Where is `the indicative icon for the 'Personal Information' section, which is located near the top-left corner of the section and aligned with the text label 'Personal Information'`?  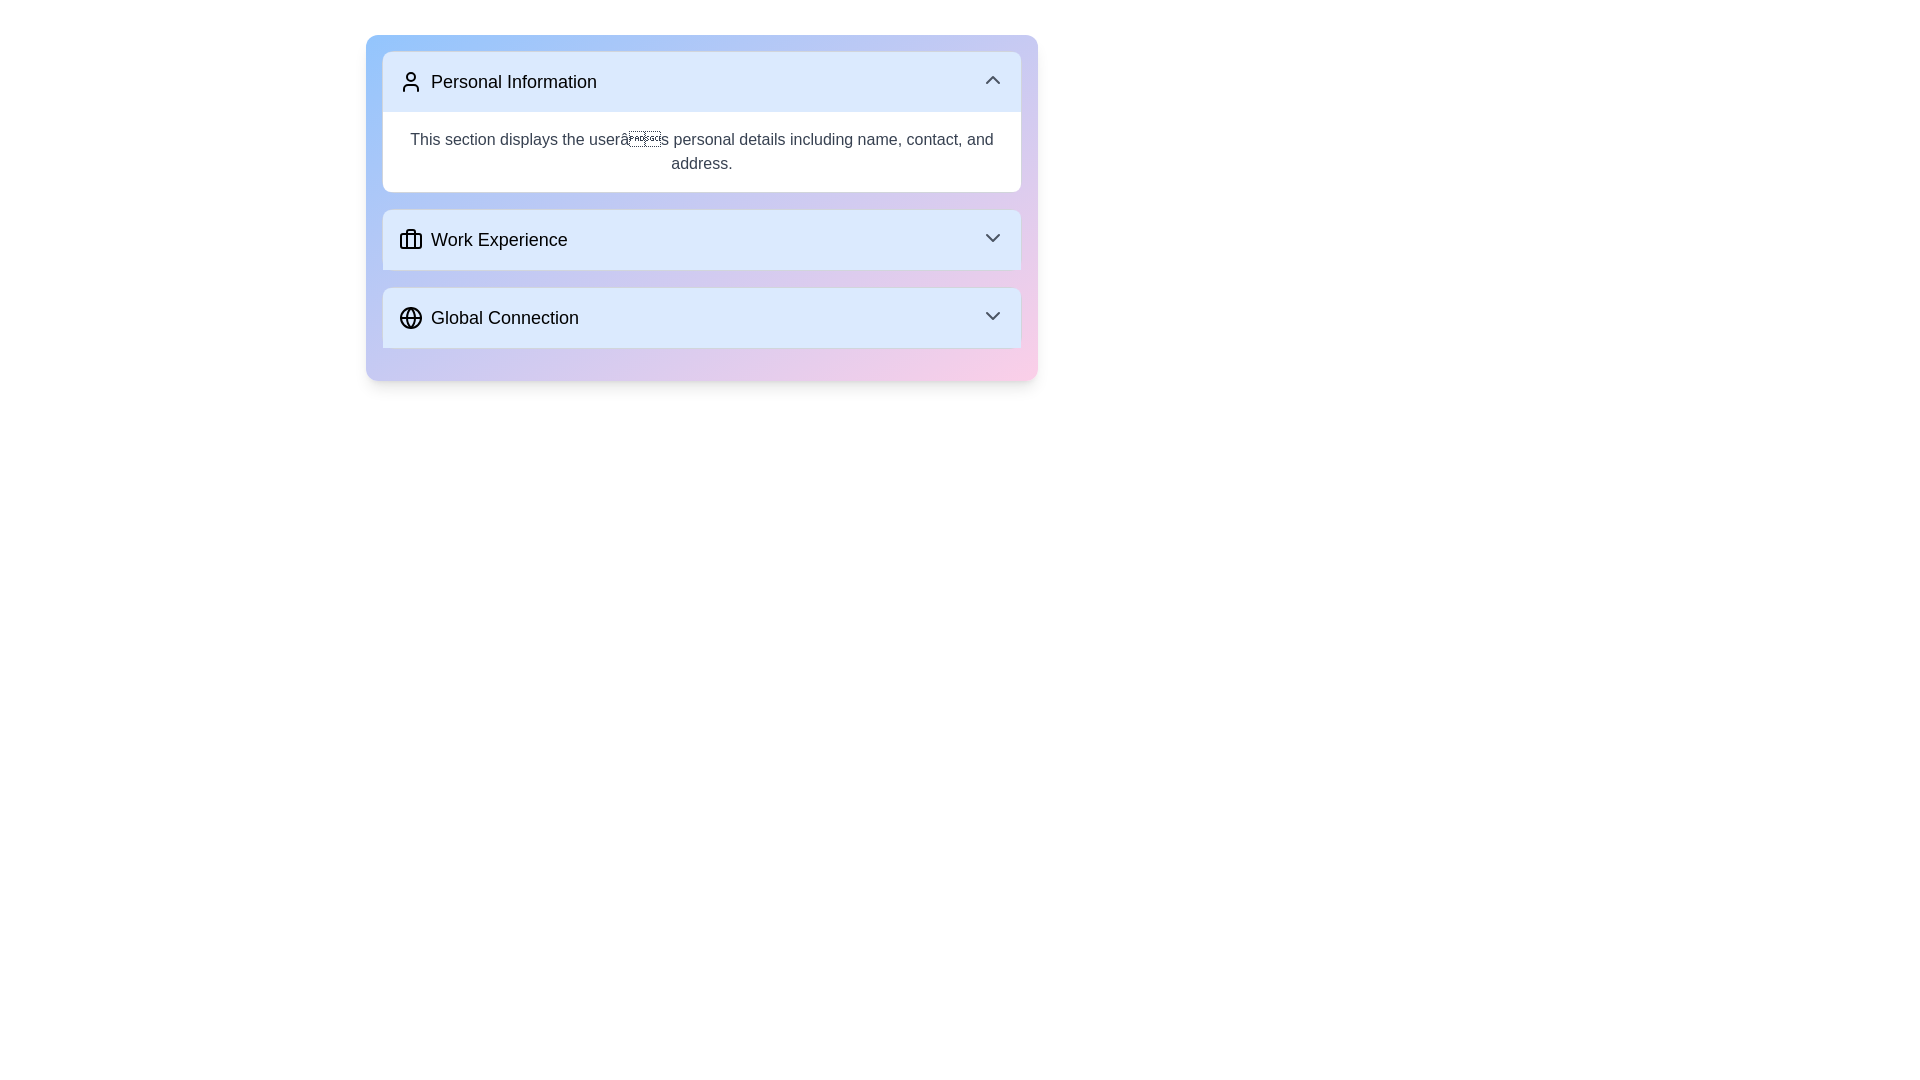
the indicative icon for the 'Personal Information' section, which is located near the top-left corner of the section and aligned with the text label 'Personal Information' is located at coordinates (410, 80).